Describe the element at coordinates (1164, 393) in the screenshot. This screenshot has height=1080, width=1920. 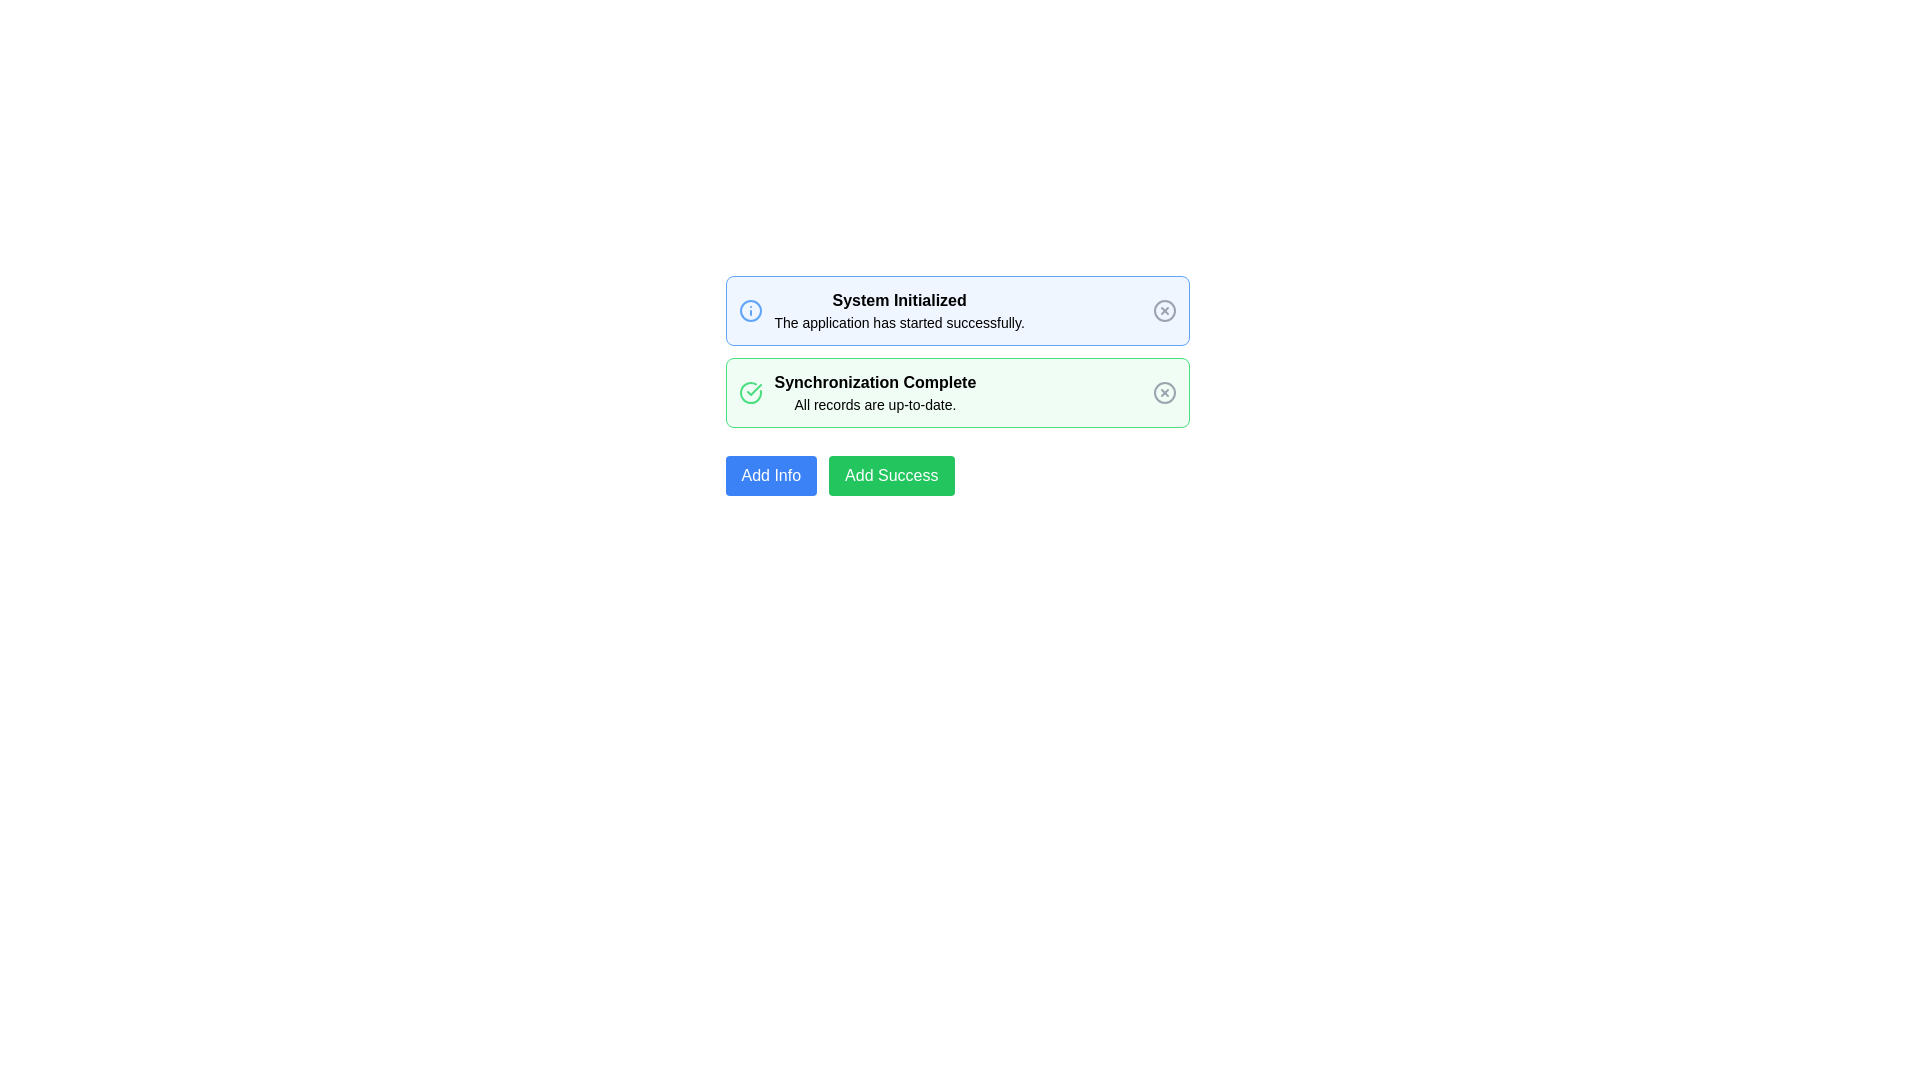
I see `the circular close button with a cross symbol inside, located at the far right of the green-highlighted notification bar titled 'Synchronization Complete'` at that location.